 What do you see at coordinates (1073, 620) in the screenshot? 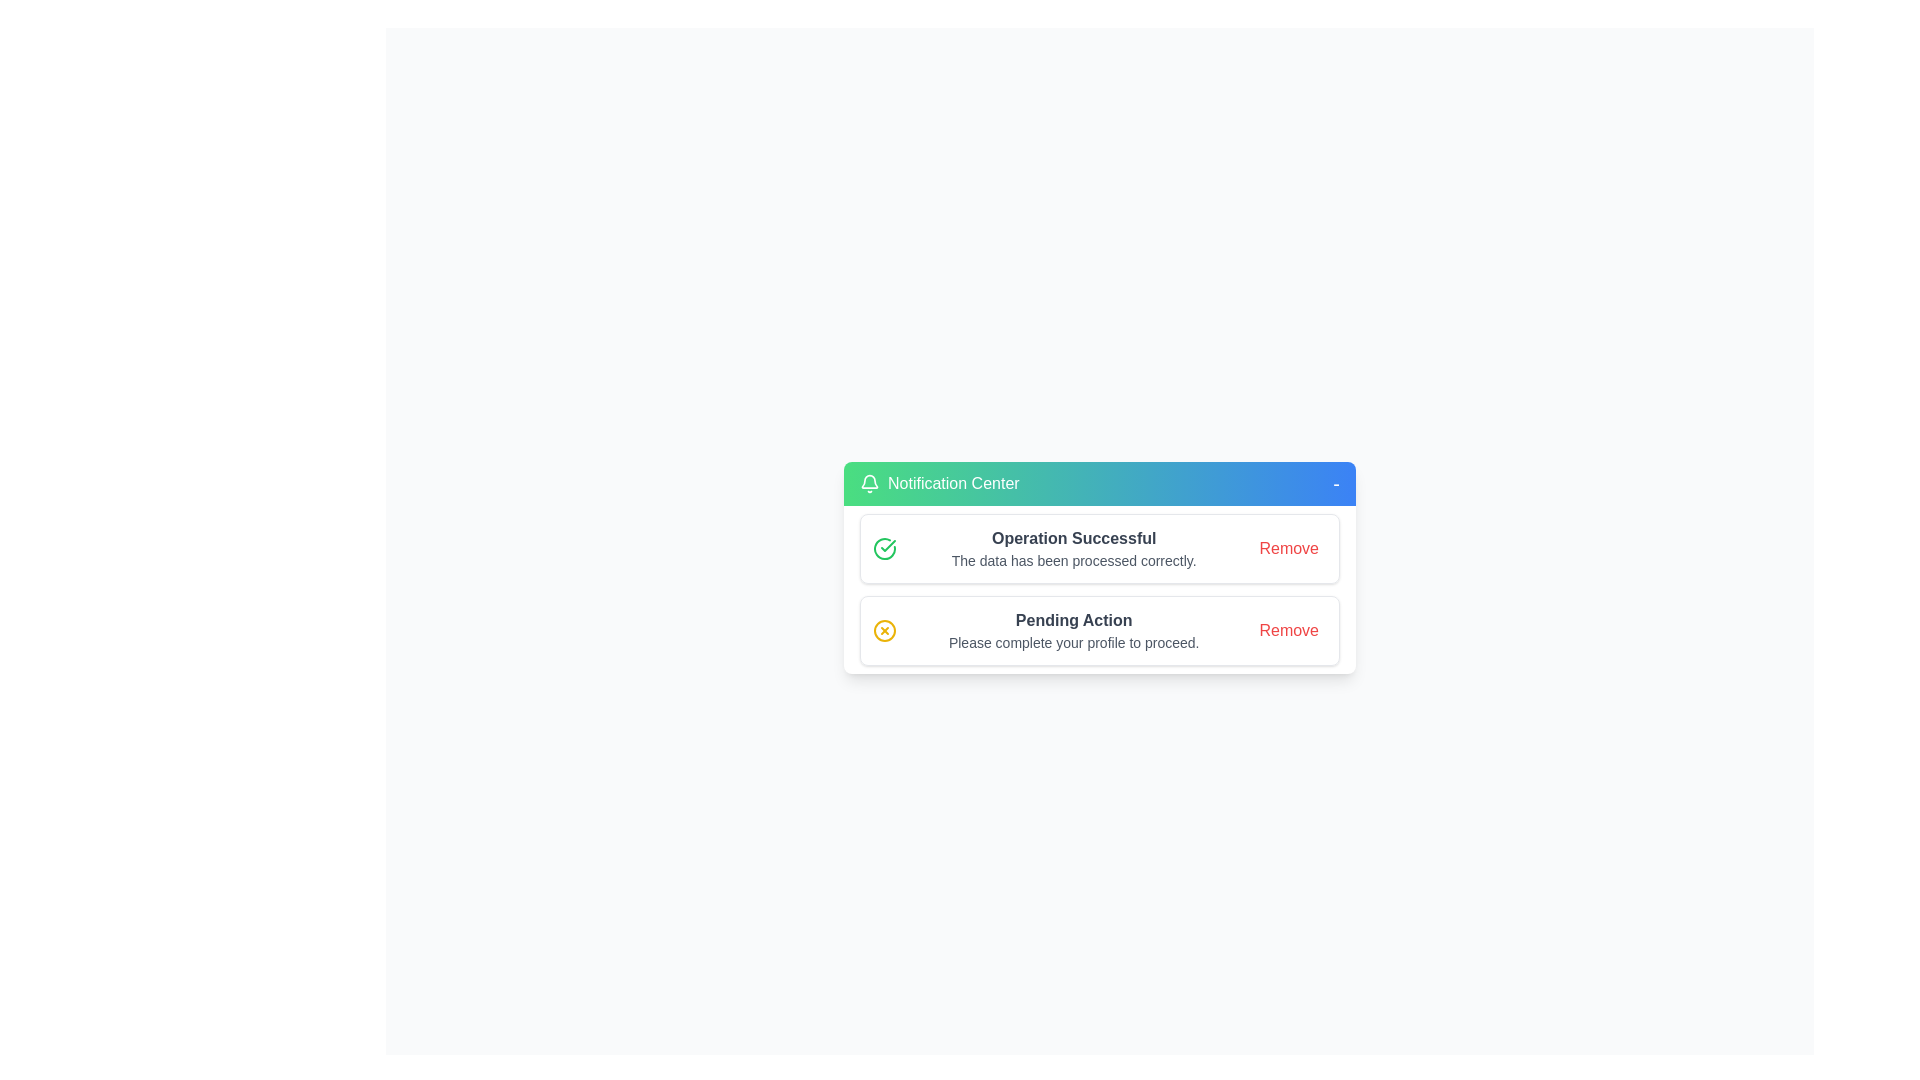
I see `the 'Pending Action' text label styled in bold gray font, located in the Notification Center panel, which is the first line of text in a notification card` at bounding box center [1073, 620].